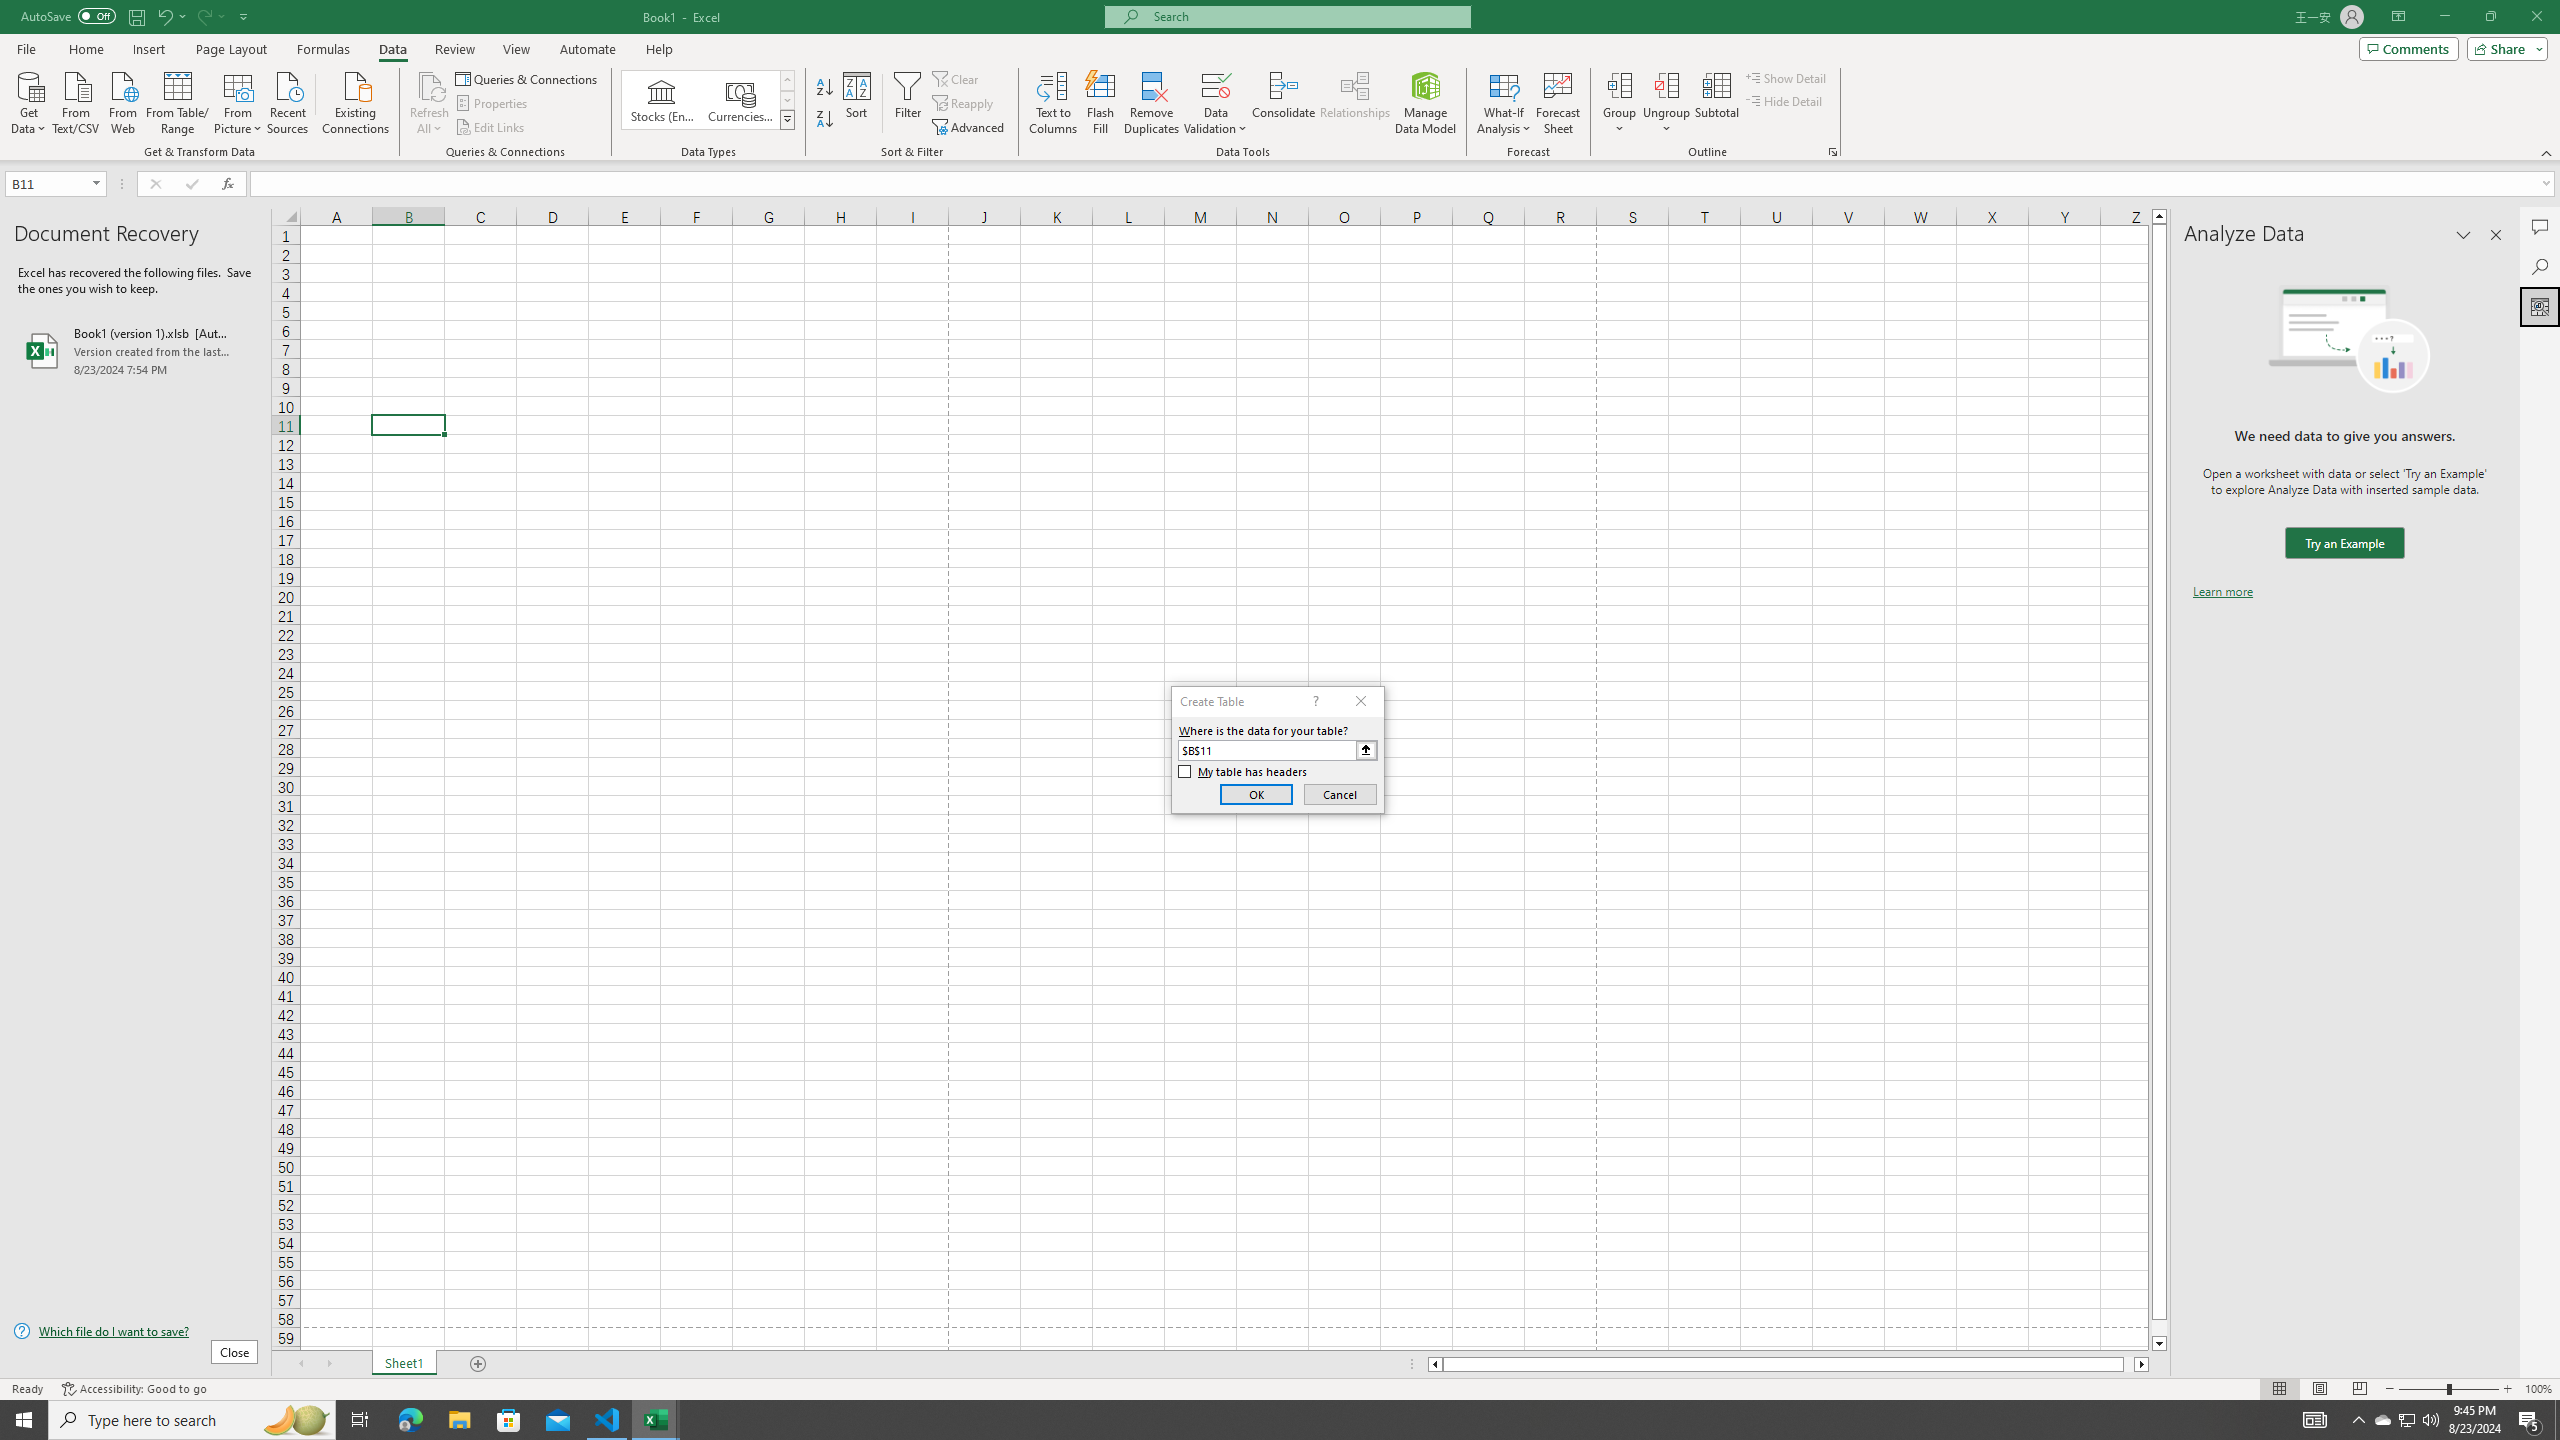  What do you see at coordinates (391, 49) in the screenshot?
I see `'Data'` at bounding box center [391, 49].